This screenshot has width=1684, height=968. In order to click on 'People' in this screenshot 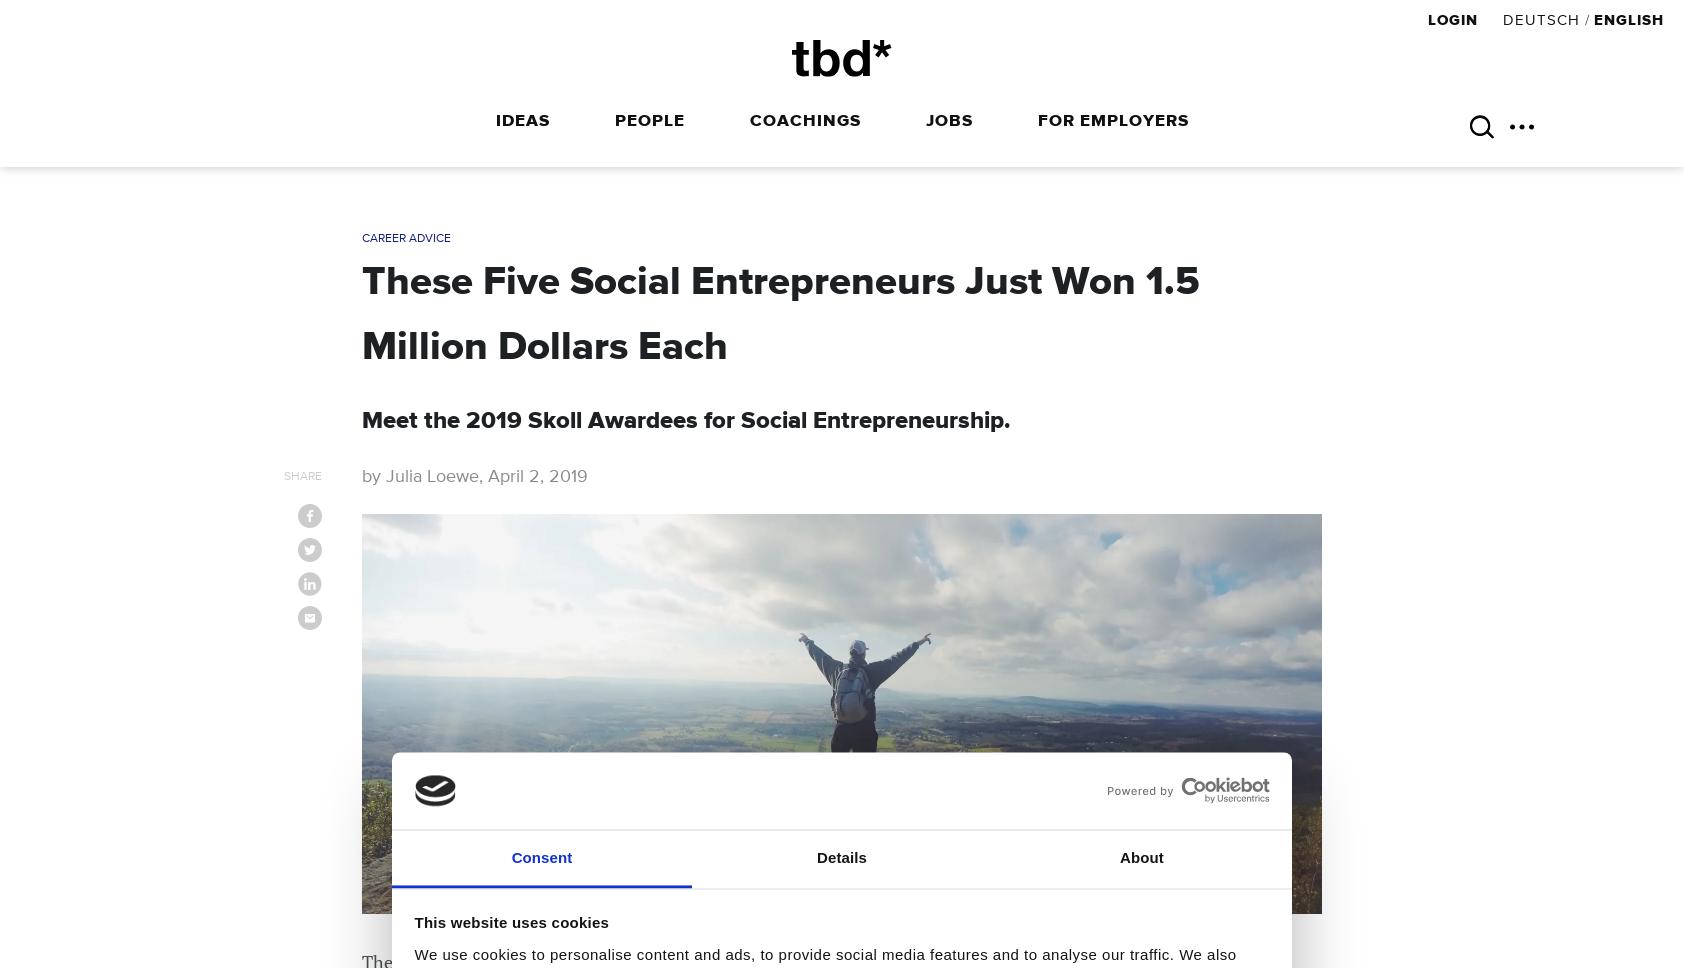, I will do `click(649, 121)`.